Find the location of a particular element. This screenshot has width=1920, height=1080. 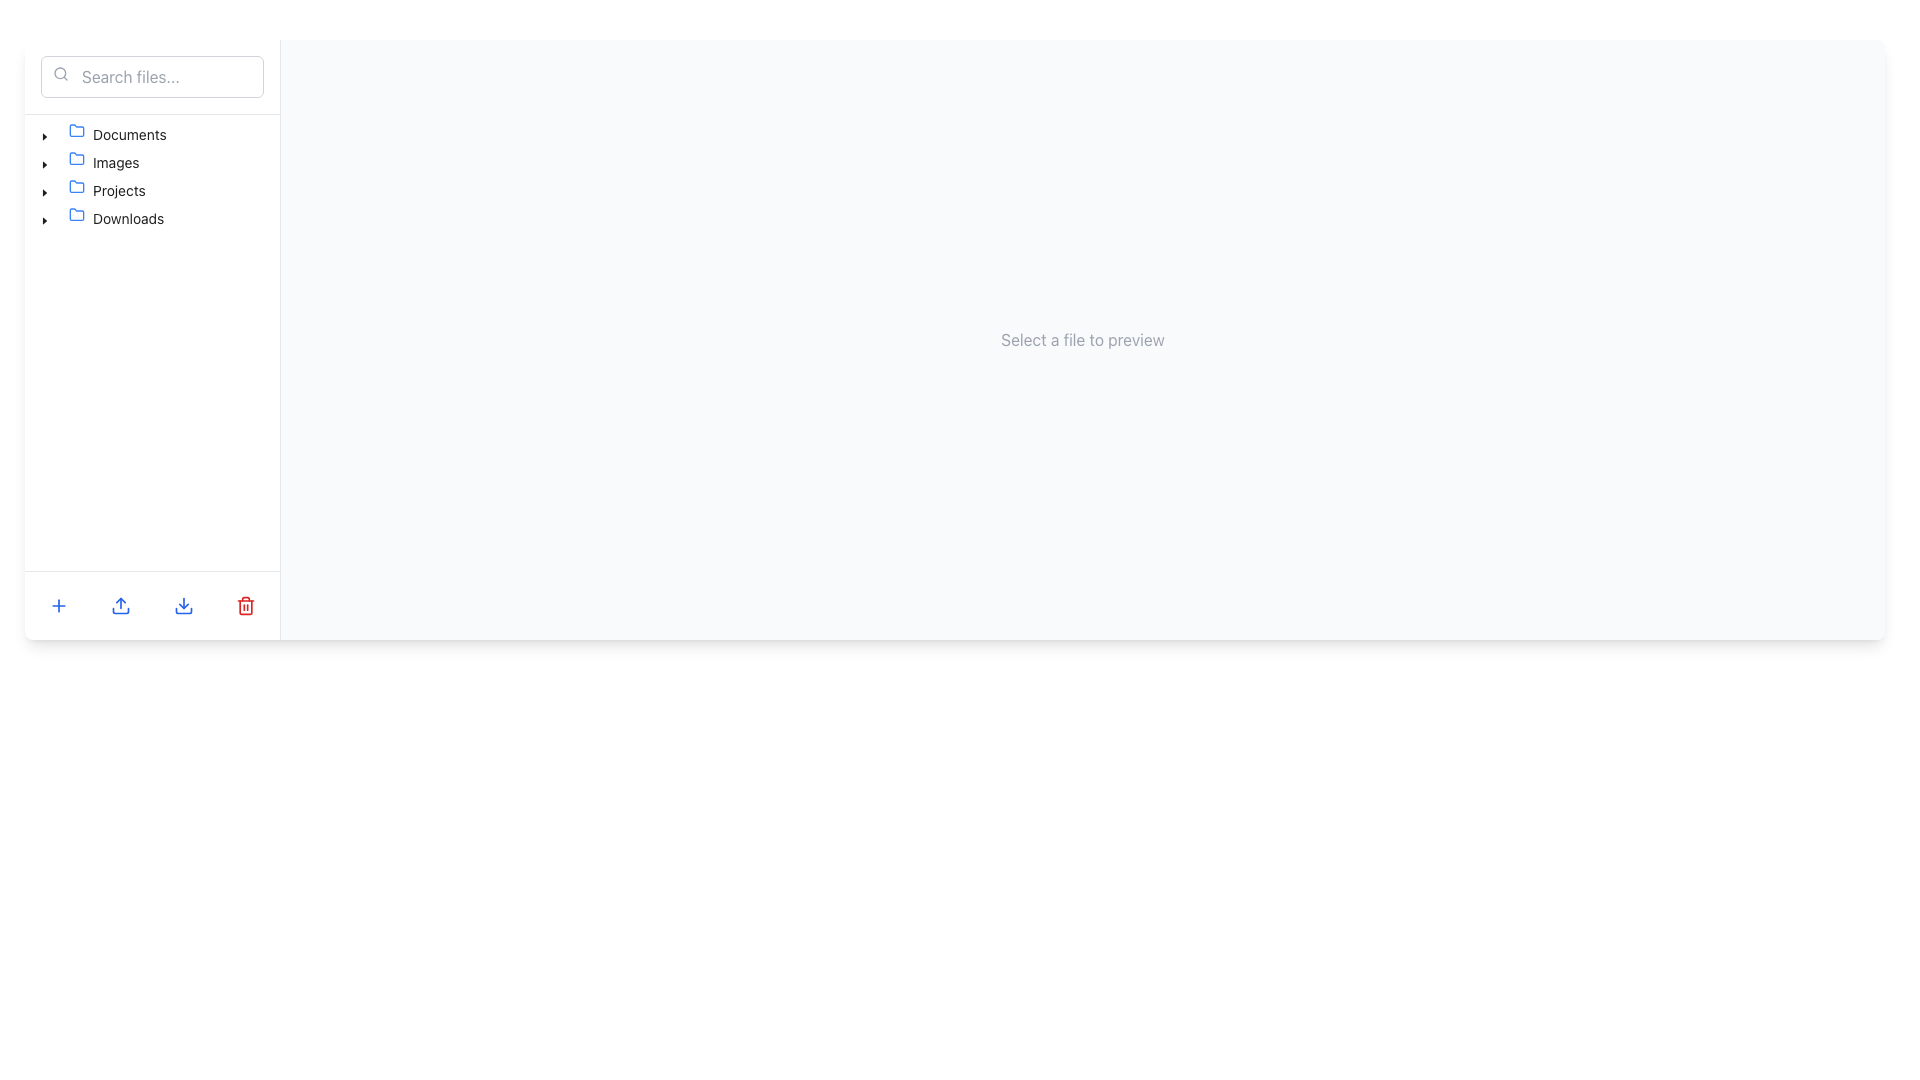

the 'Projects' text label in the left sidebar is located at coordinates (118, 190).